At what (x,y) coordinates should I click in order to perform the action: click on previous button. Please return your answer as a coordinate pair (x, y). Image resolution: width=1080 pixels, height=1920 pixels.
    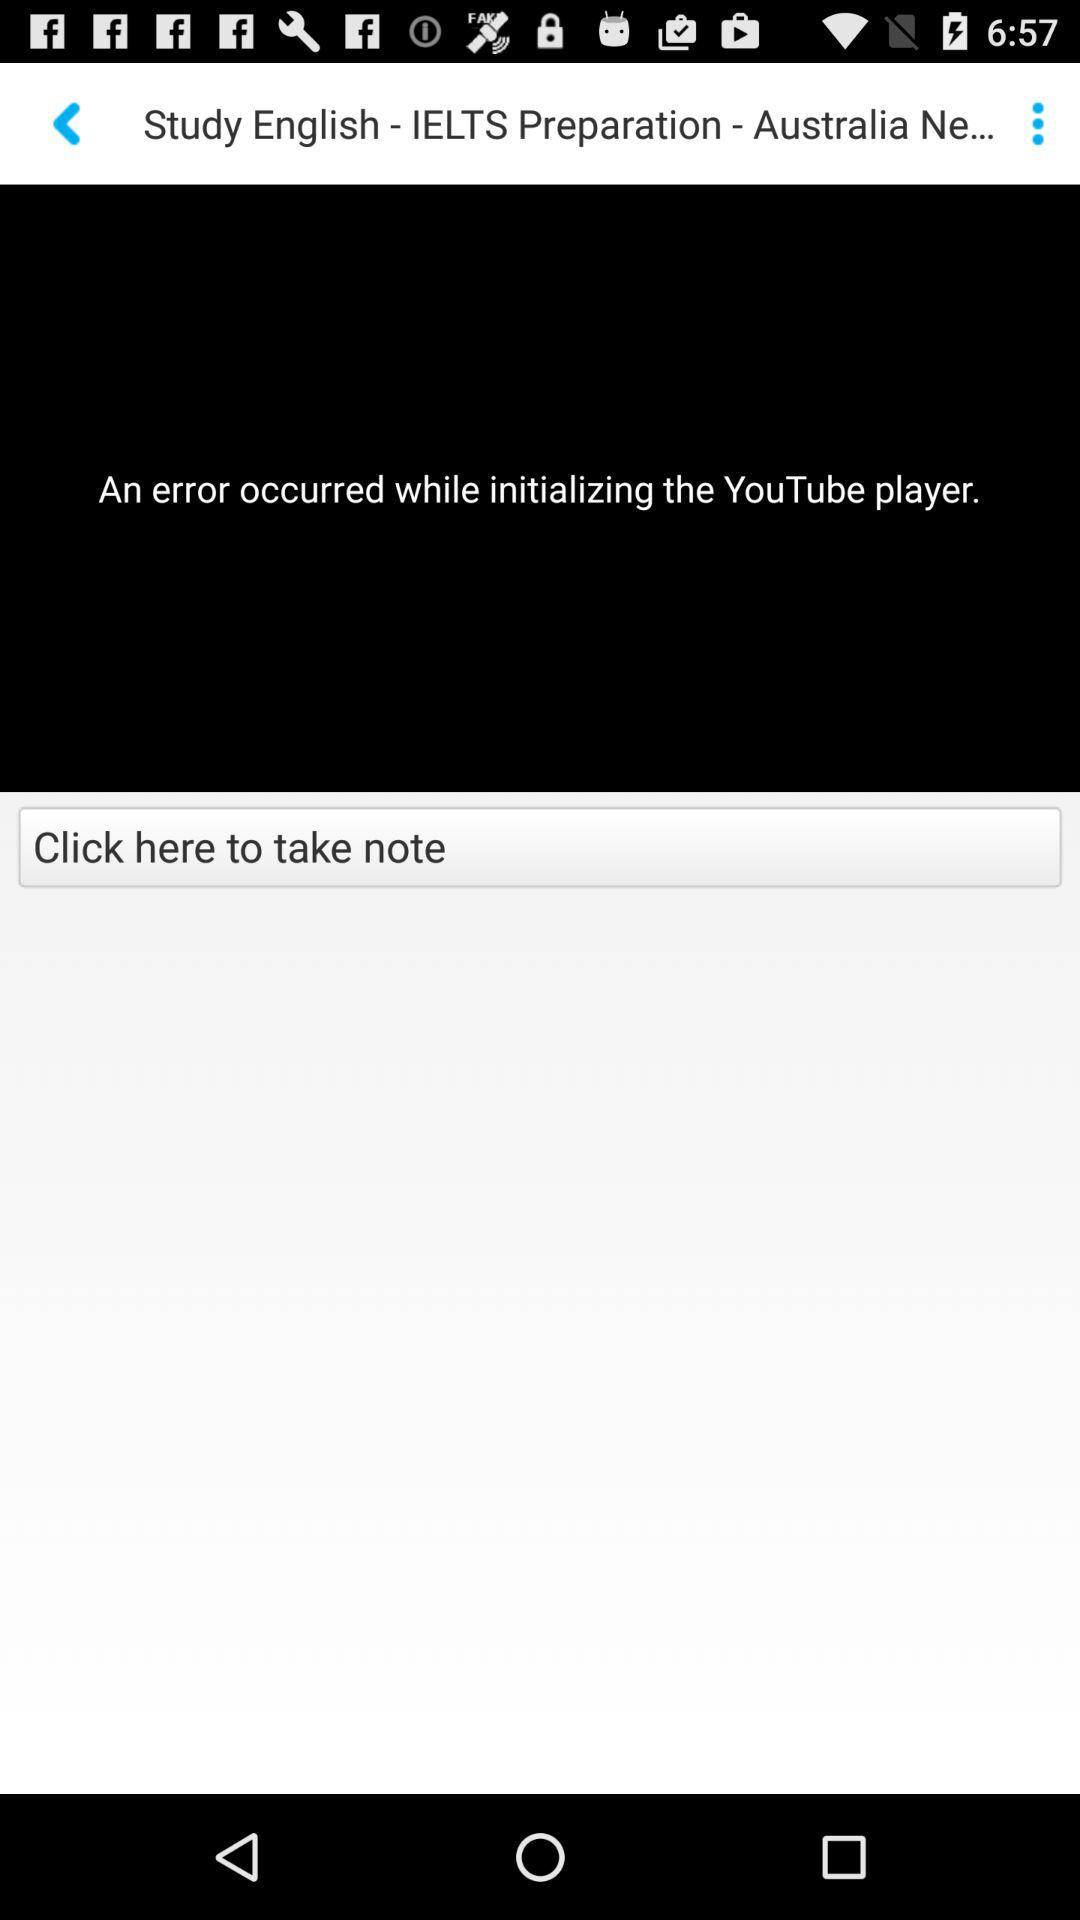
    Looking at the image, I should click on (68, 122).